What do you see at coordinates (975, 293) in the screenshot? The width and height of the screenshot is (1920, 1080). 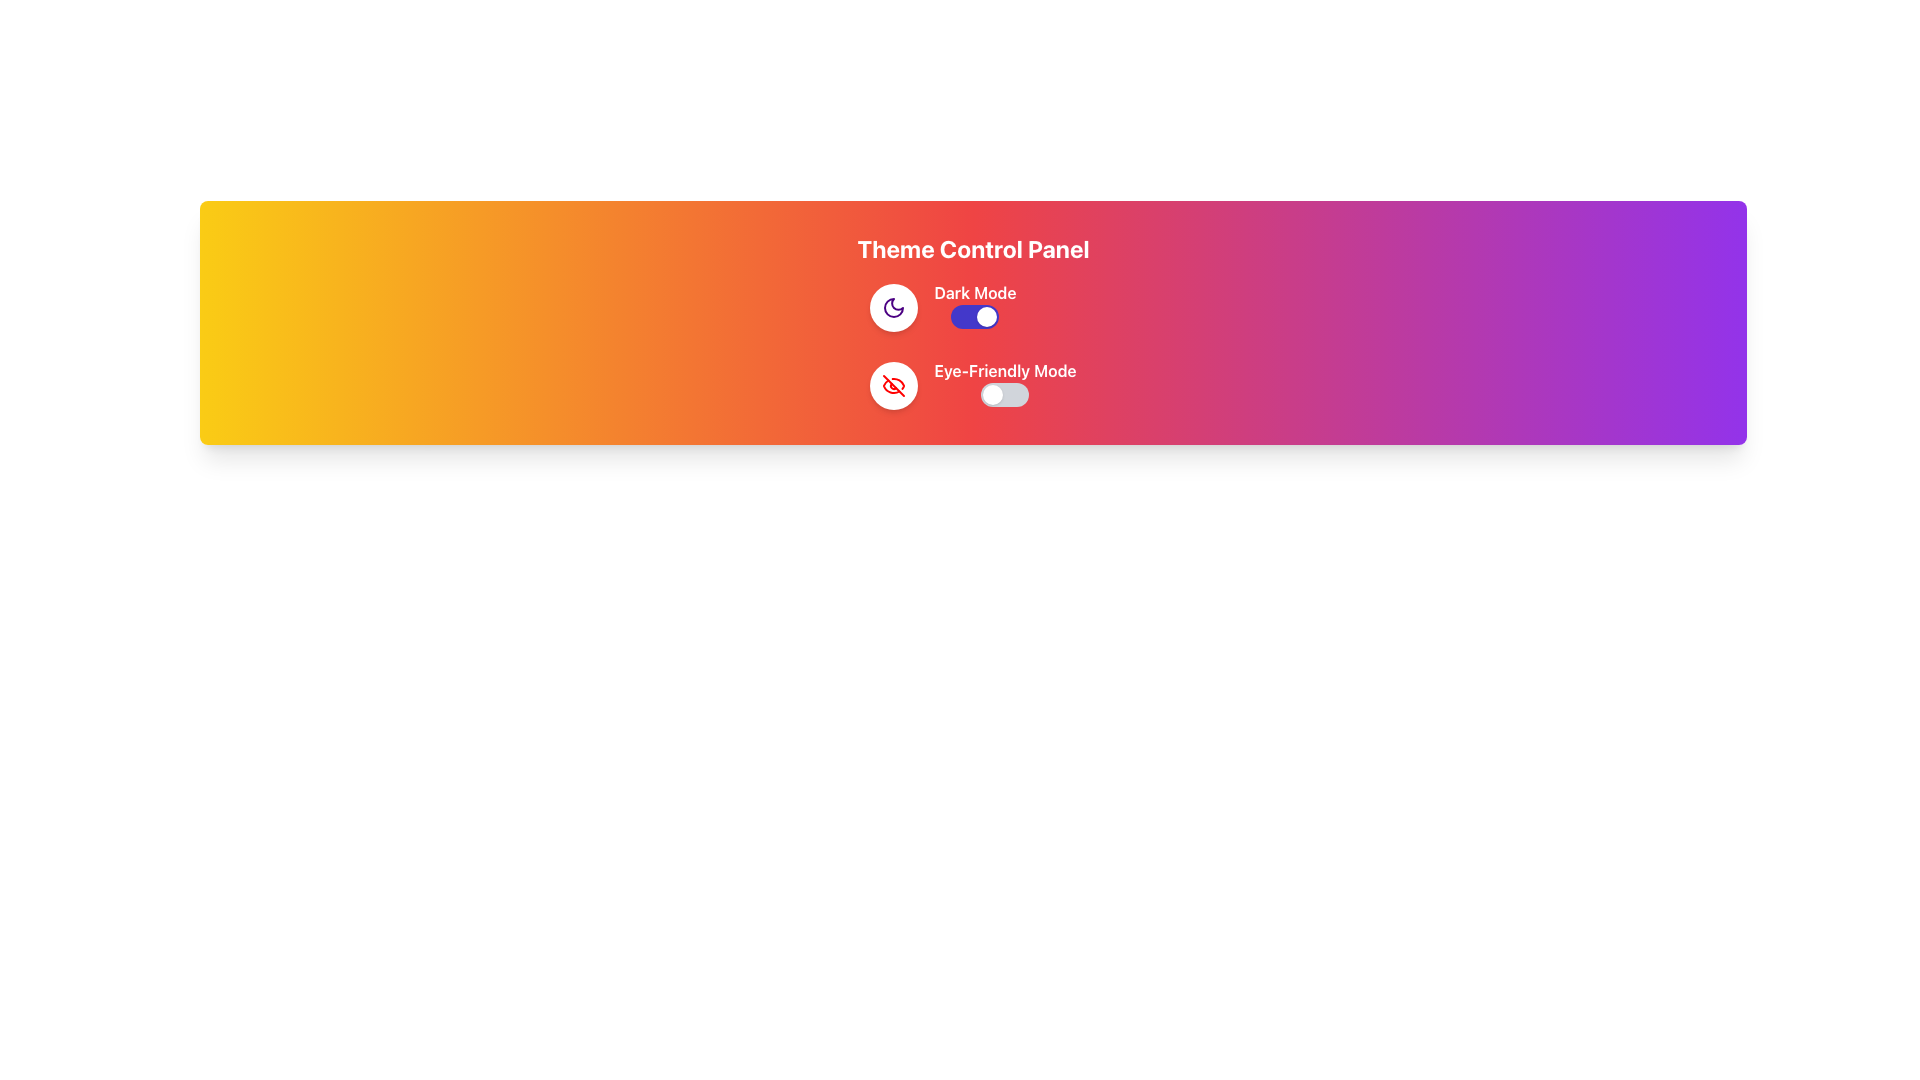 I see `the Text label that describes the functionality of the adjacent toggle switch for enabling or disabling the 'Dark Mode' setting` at bounding box center [975, 293].